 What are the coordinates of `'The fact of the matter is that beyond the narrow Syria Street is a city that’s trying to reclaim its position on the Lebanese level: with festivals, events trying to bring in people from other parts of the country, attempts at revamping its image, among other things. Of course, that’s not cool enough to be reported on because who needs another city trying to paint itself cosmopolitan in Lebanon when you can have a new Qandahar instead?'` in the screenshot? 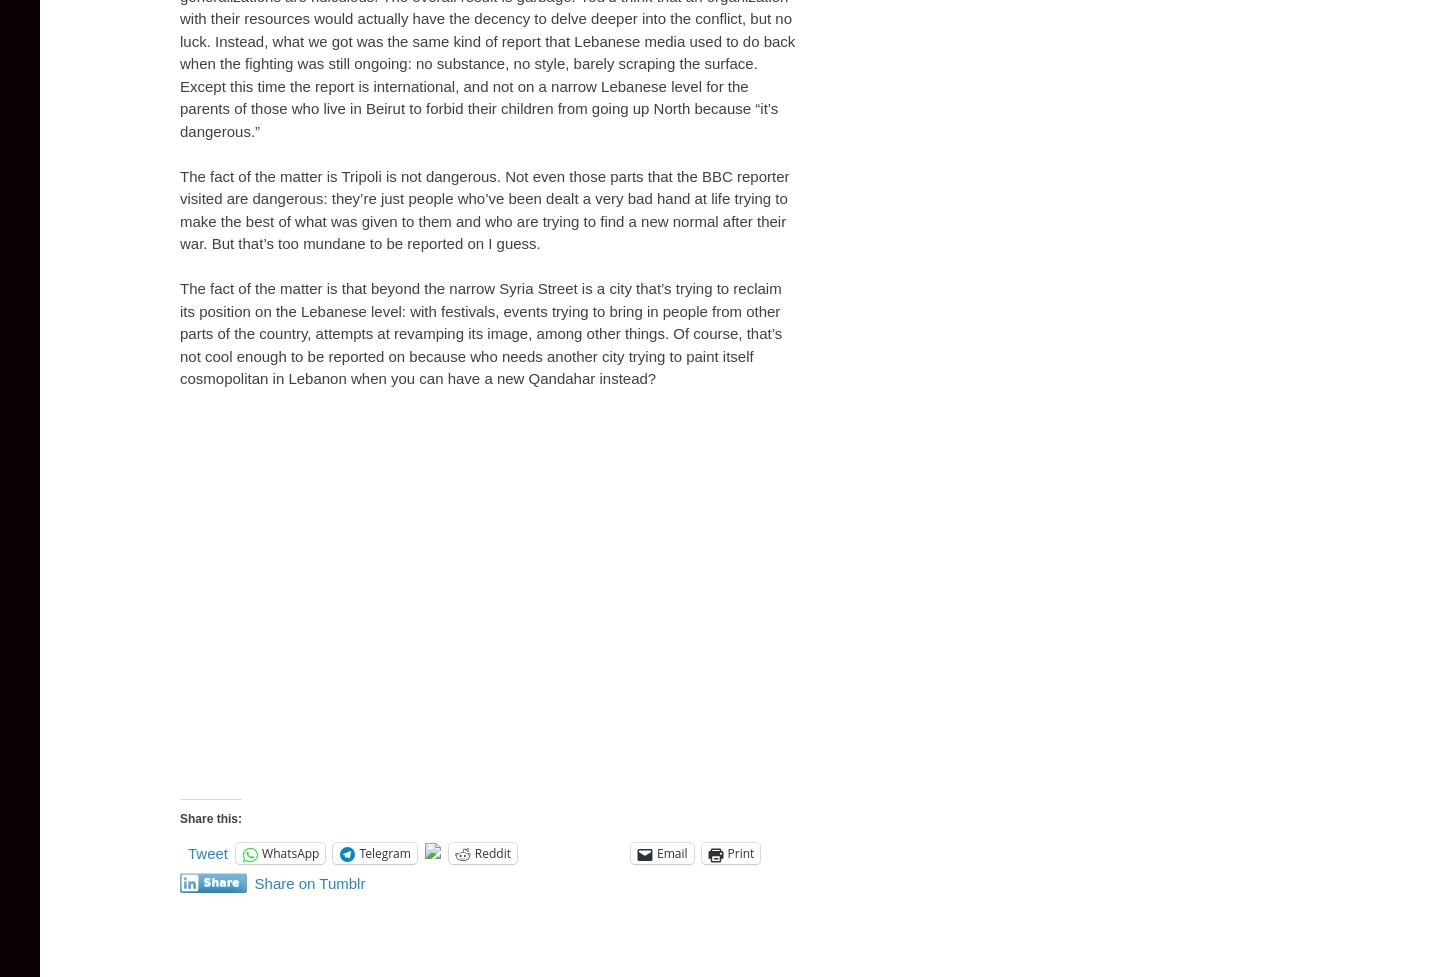 It's located at (480, 333).